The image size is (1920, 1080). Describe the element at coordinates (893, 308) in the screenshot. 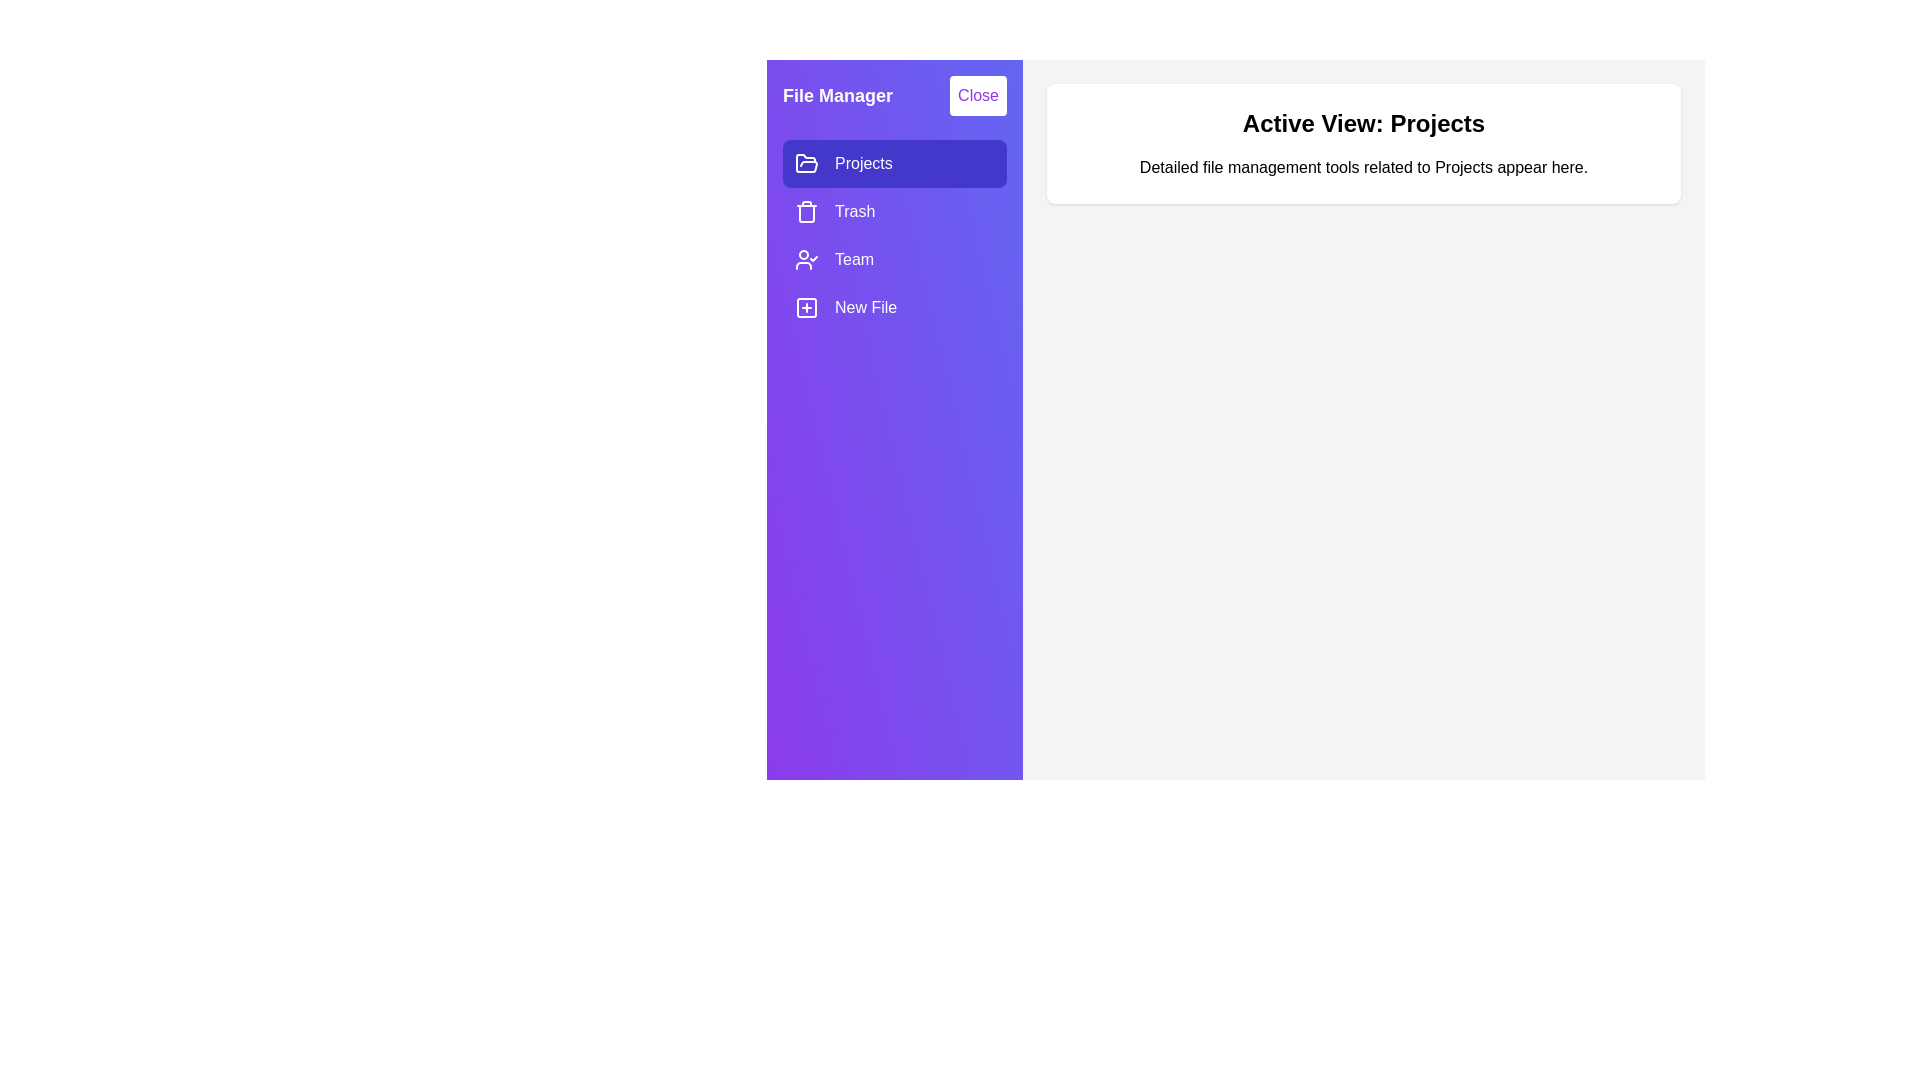

I see `the drawer item New File to observe its hover effect` at that location.